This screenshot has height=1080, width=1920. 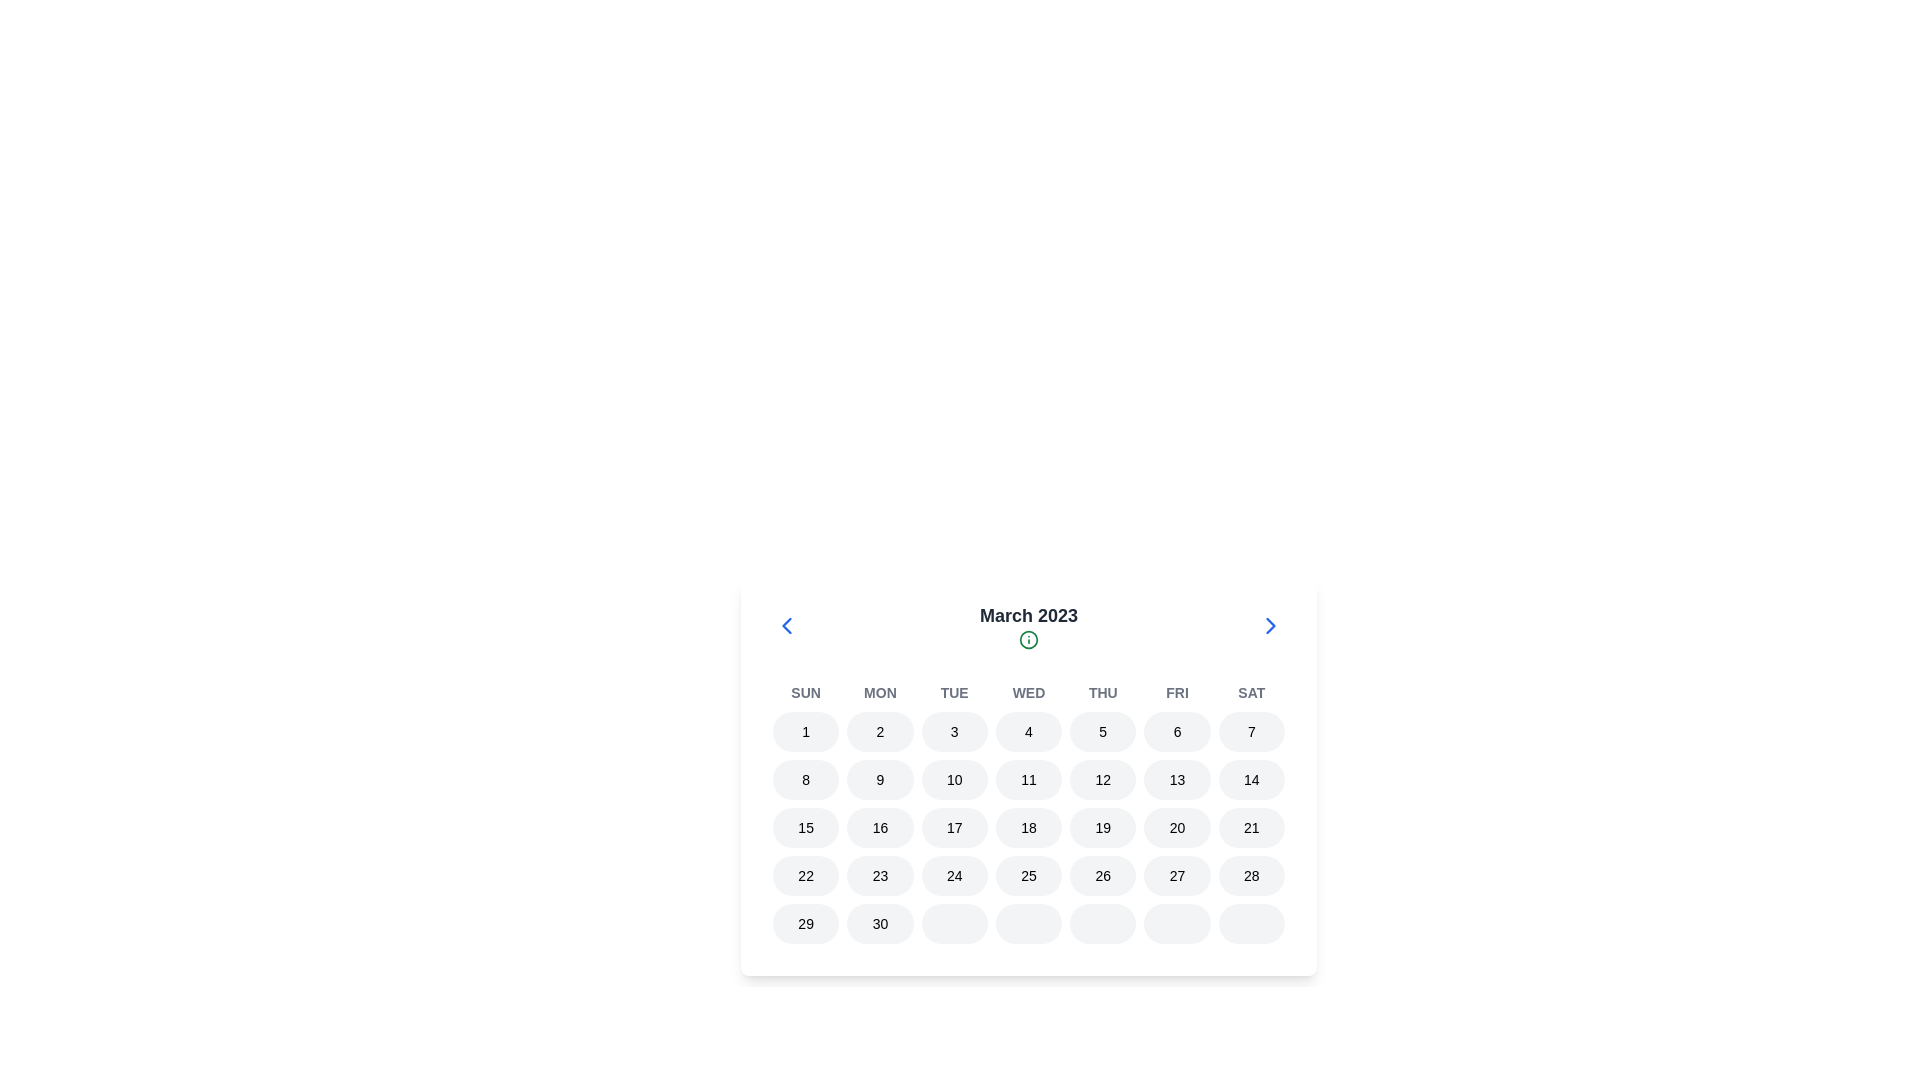 I want to click on the Text with an Icon that indicates the currently displayed month and year for the calendar, so click(x=1028, y=624).